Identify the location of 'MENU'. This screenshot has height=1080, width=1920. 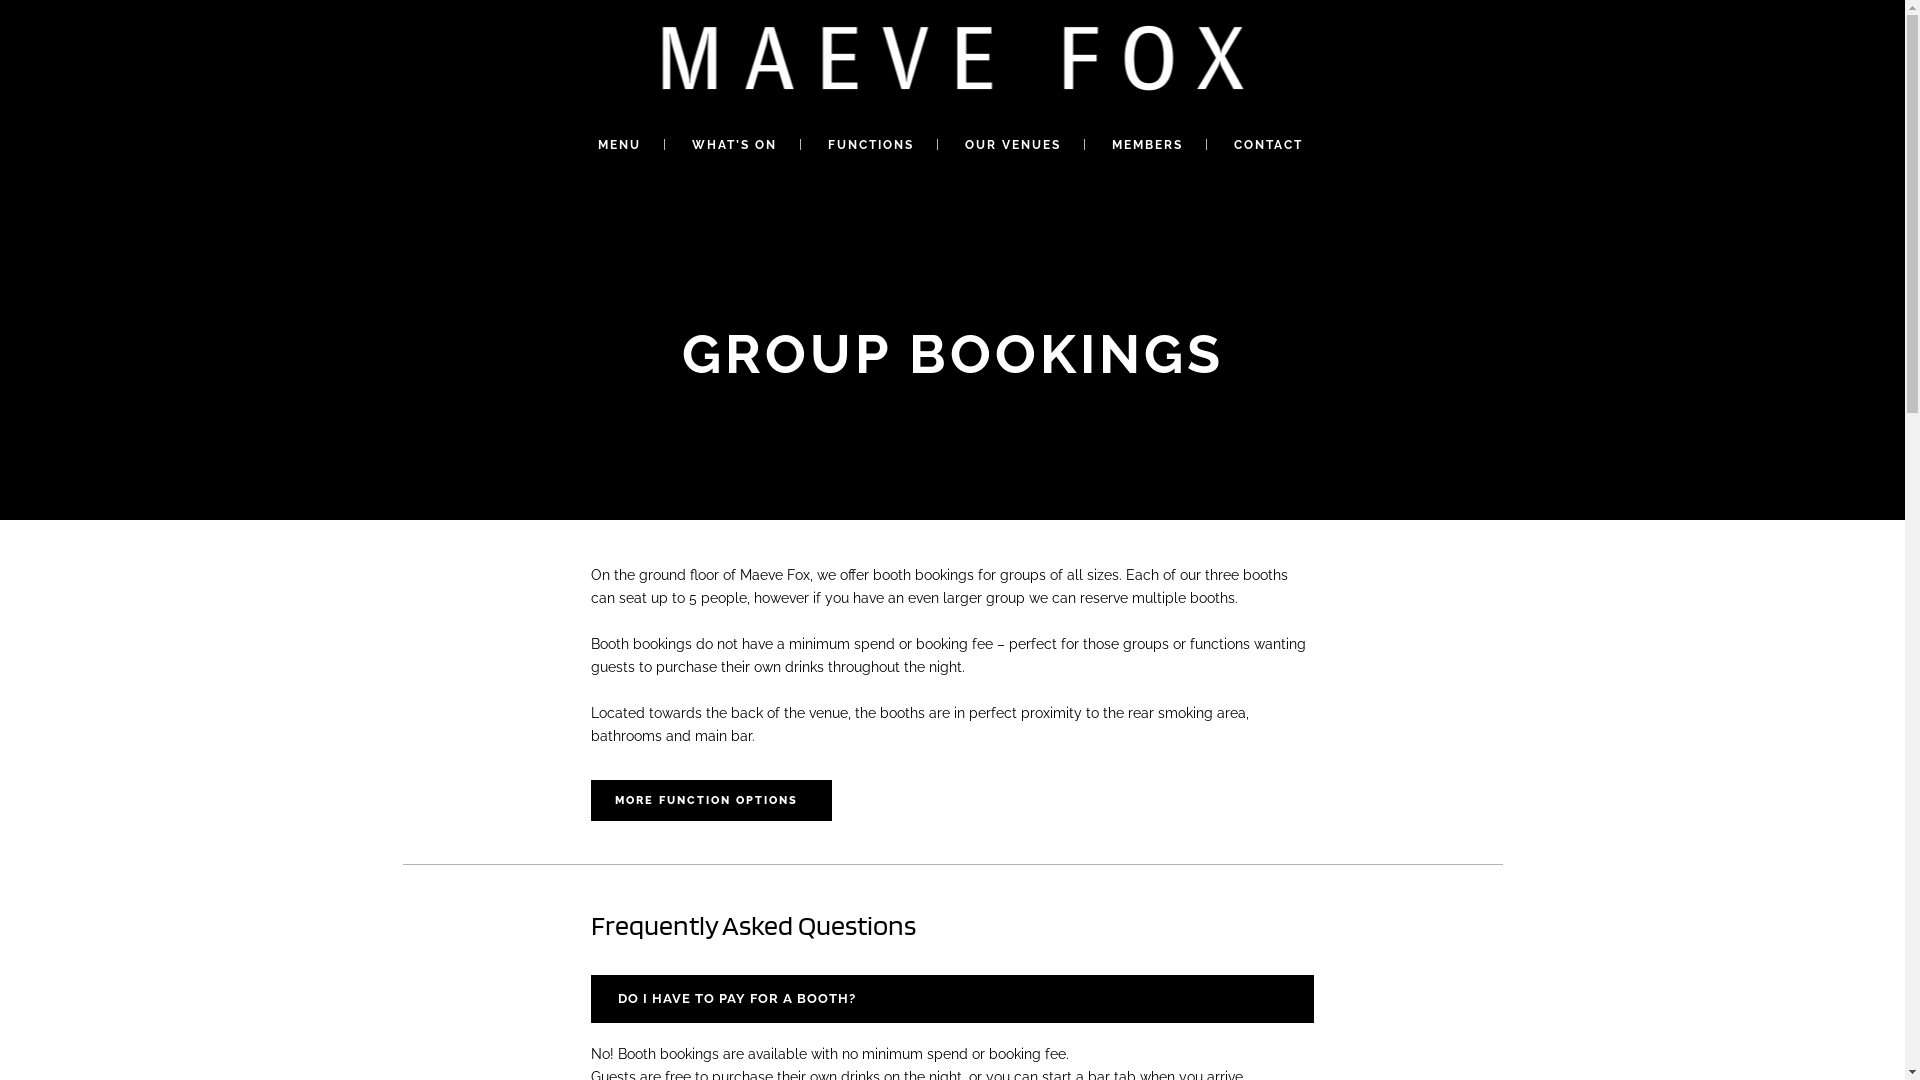
(618, 144).